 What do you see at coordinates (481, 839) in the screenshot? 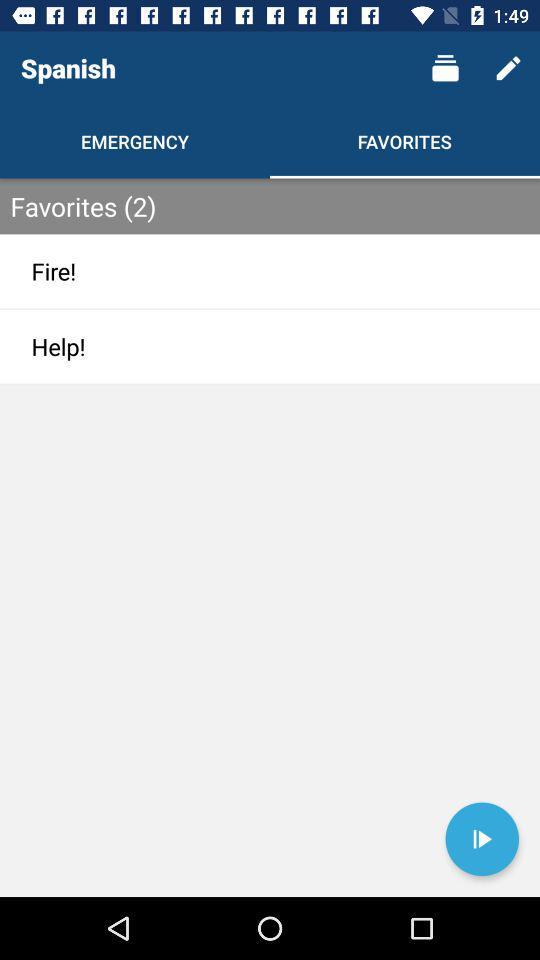
I see `the icon at the bottom right corner` at bounding box center [481, 839].